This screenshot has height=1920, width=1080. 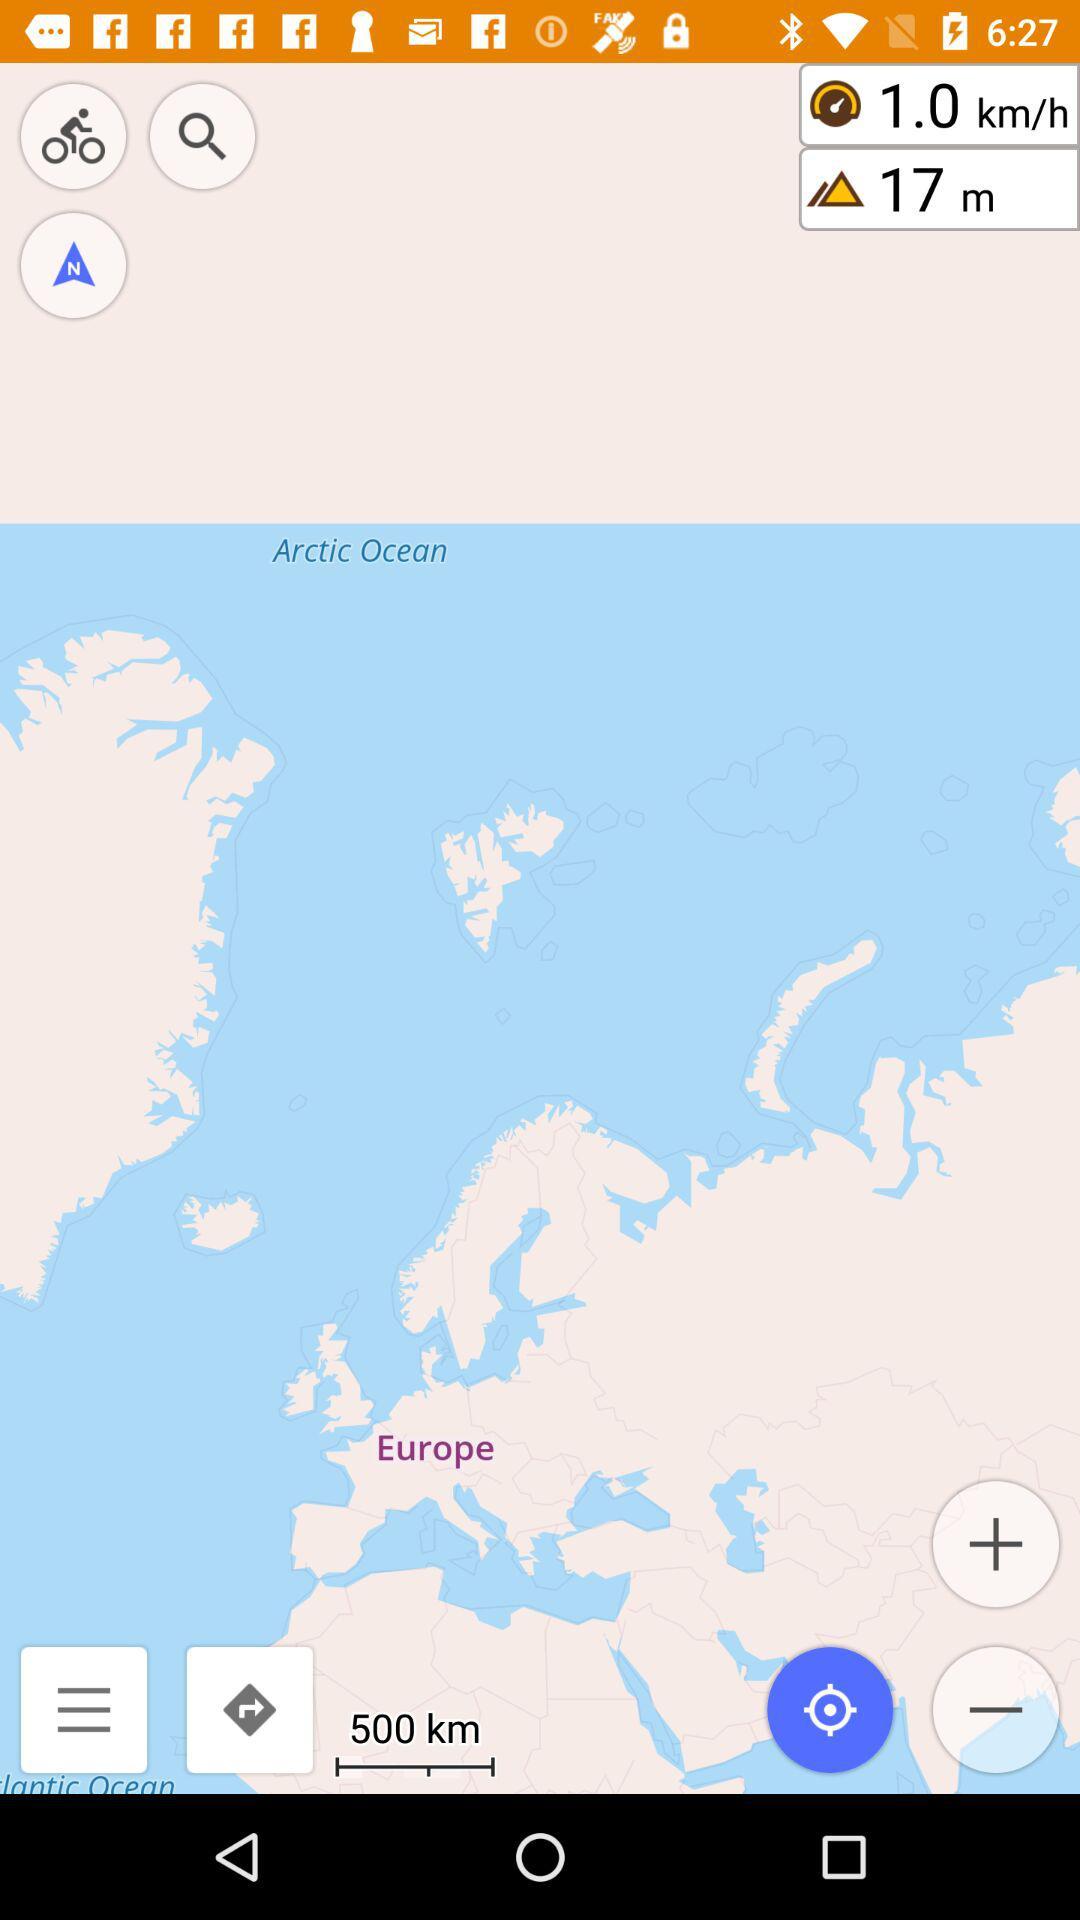 What do you see at coordinates (83, 1708) in the screenshot?
I see `the menu icon` at bounding box center [83, 1708].